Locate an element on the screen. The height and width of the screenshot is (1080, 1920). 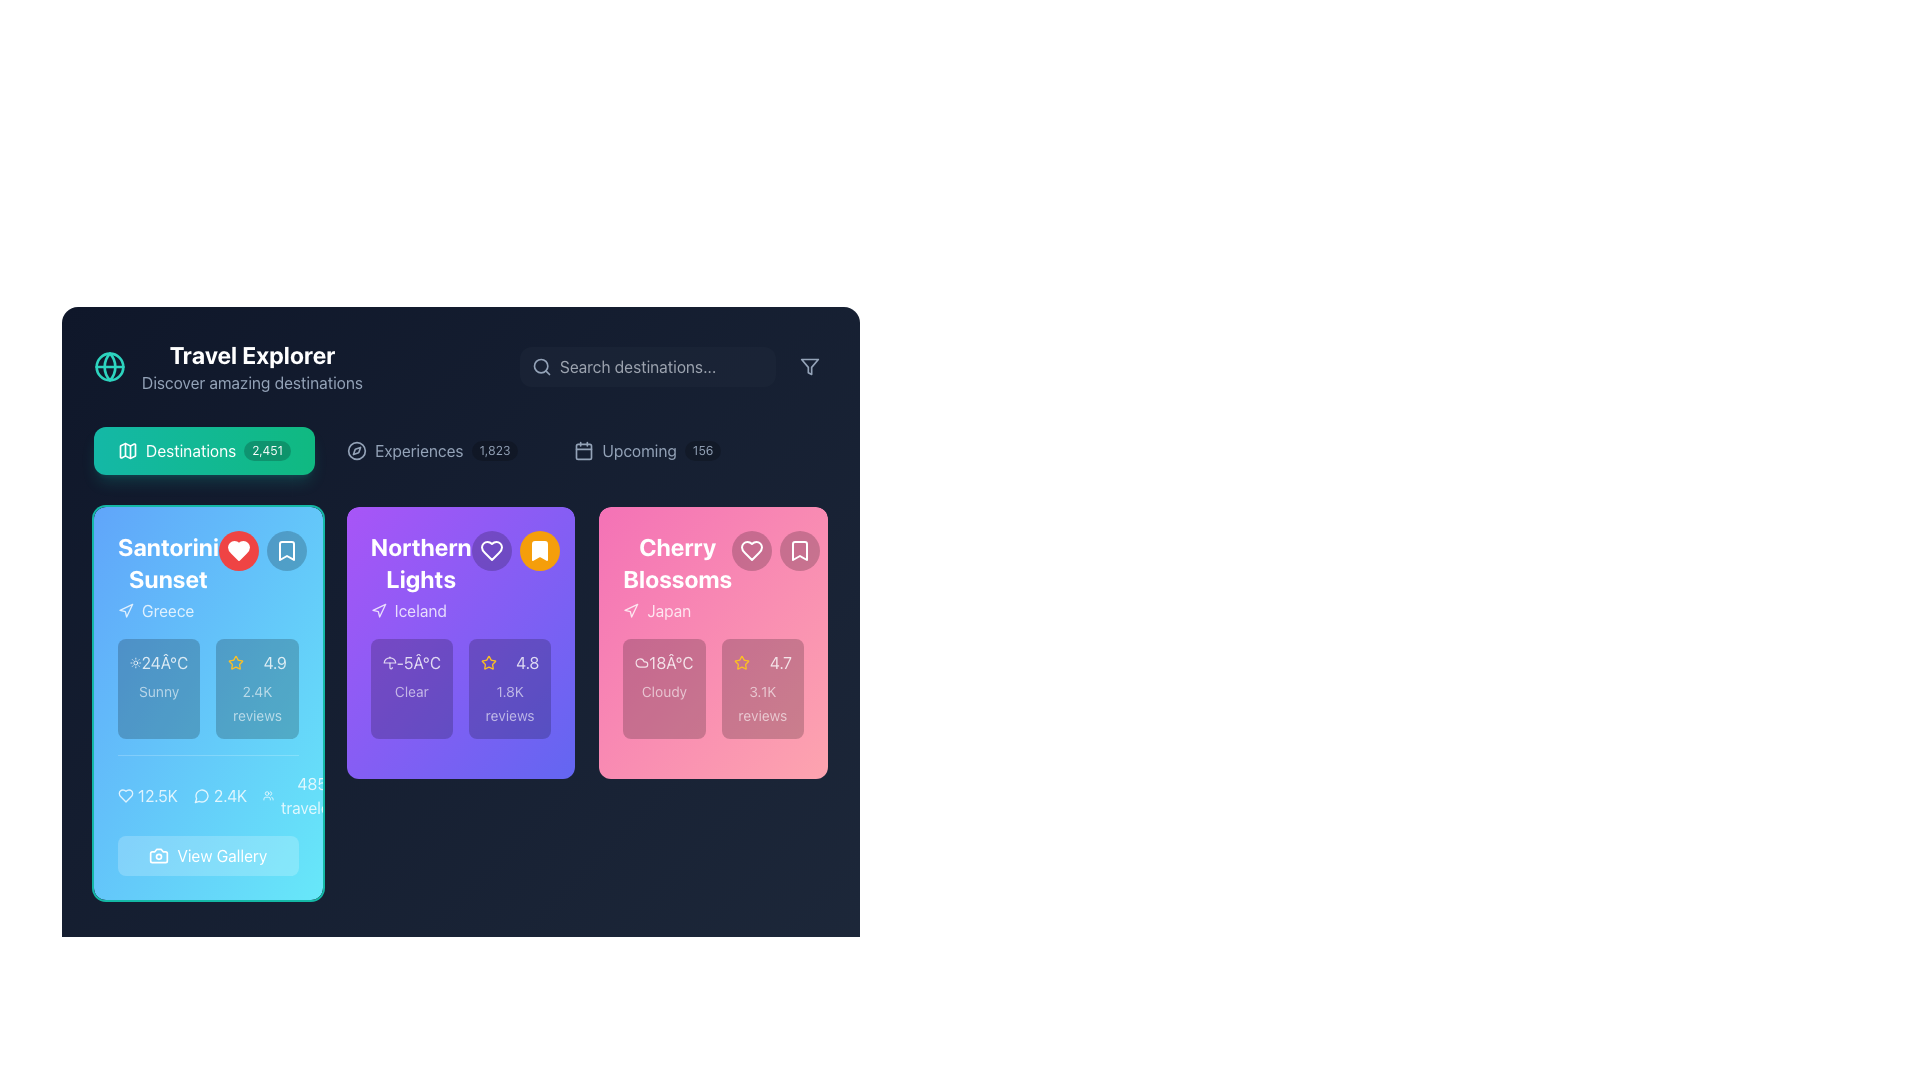
the heart-shaped icon located in the top-right section of the second card to mark the associated item as a favorite is located at coordinates (751, 551).